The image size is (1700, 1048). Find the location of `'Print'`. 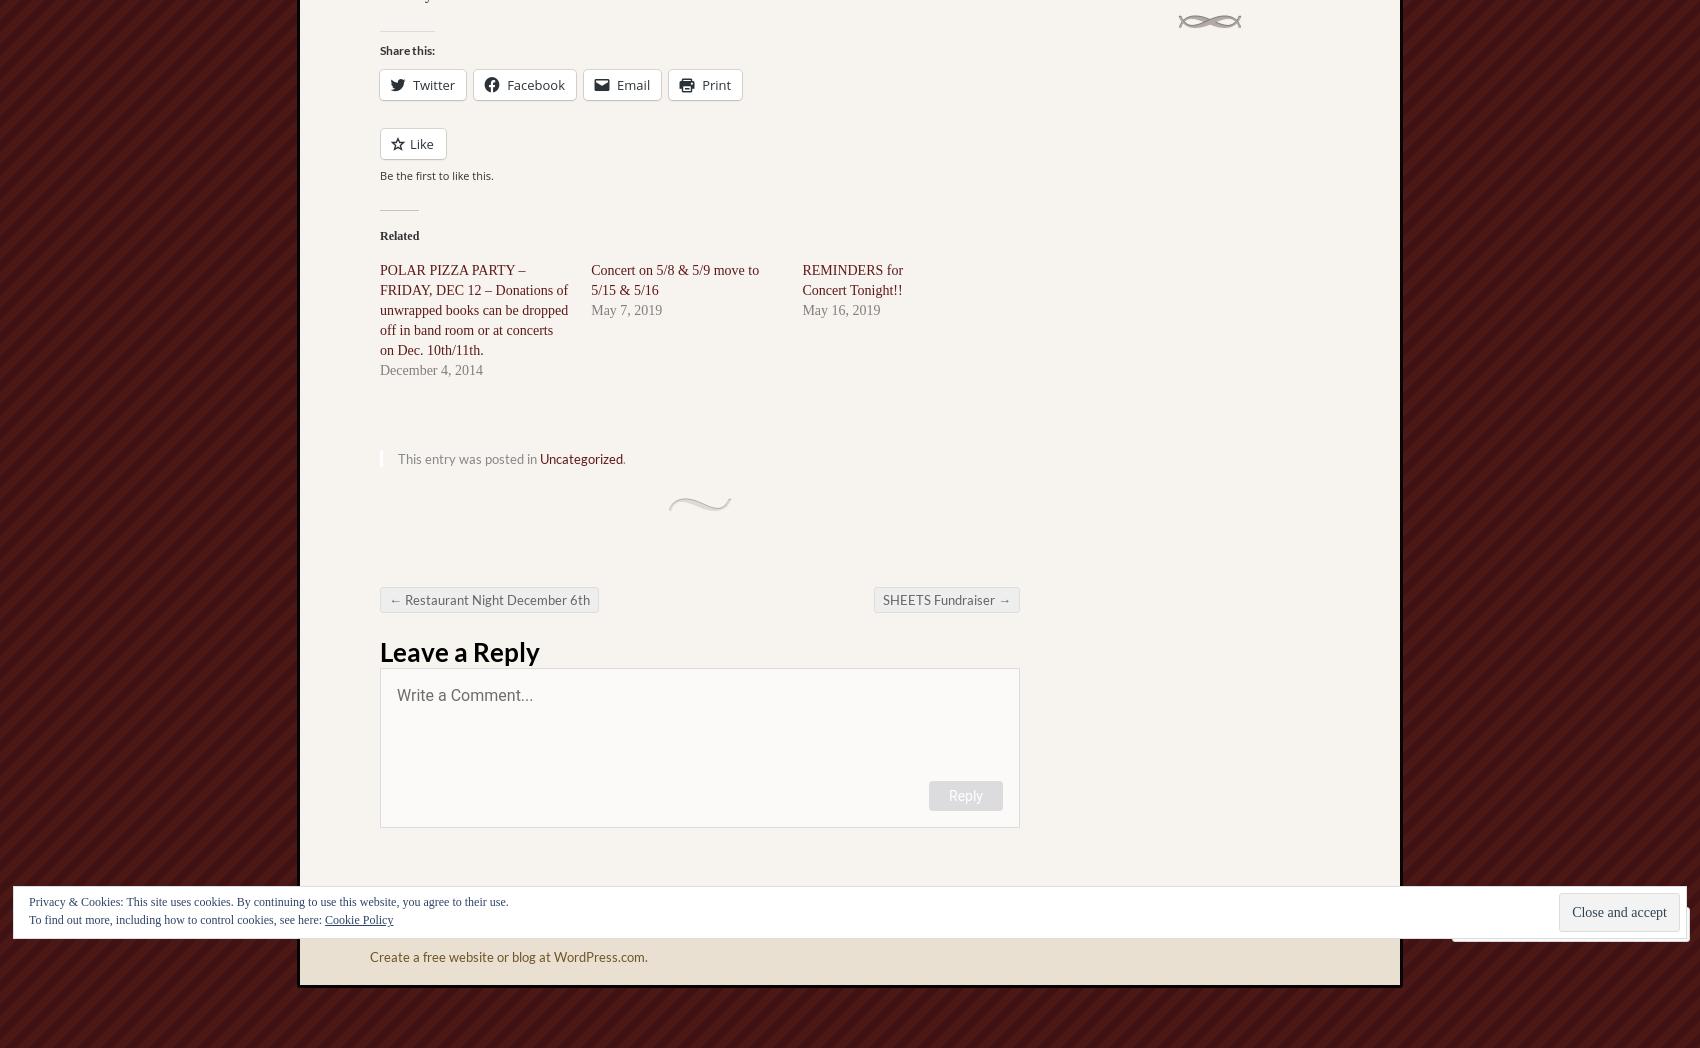

'Print' is located at coordinates (701, 84).